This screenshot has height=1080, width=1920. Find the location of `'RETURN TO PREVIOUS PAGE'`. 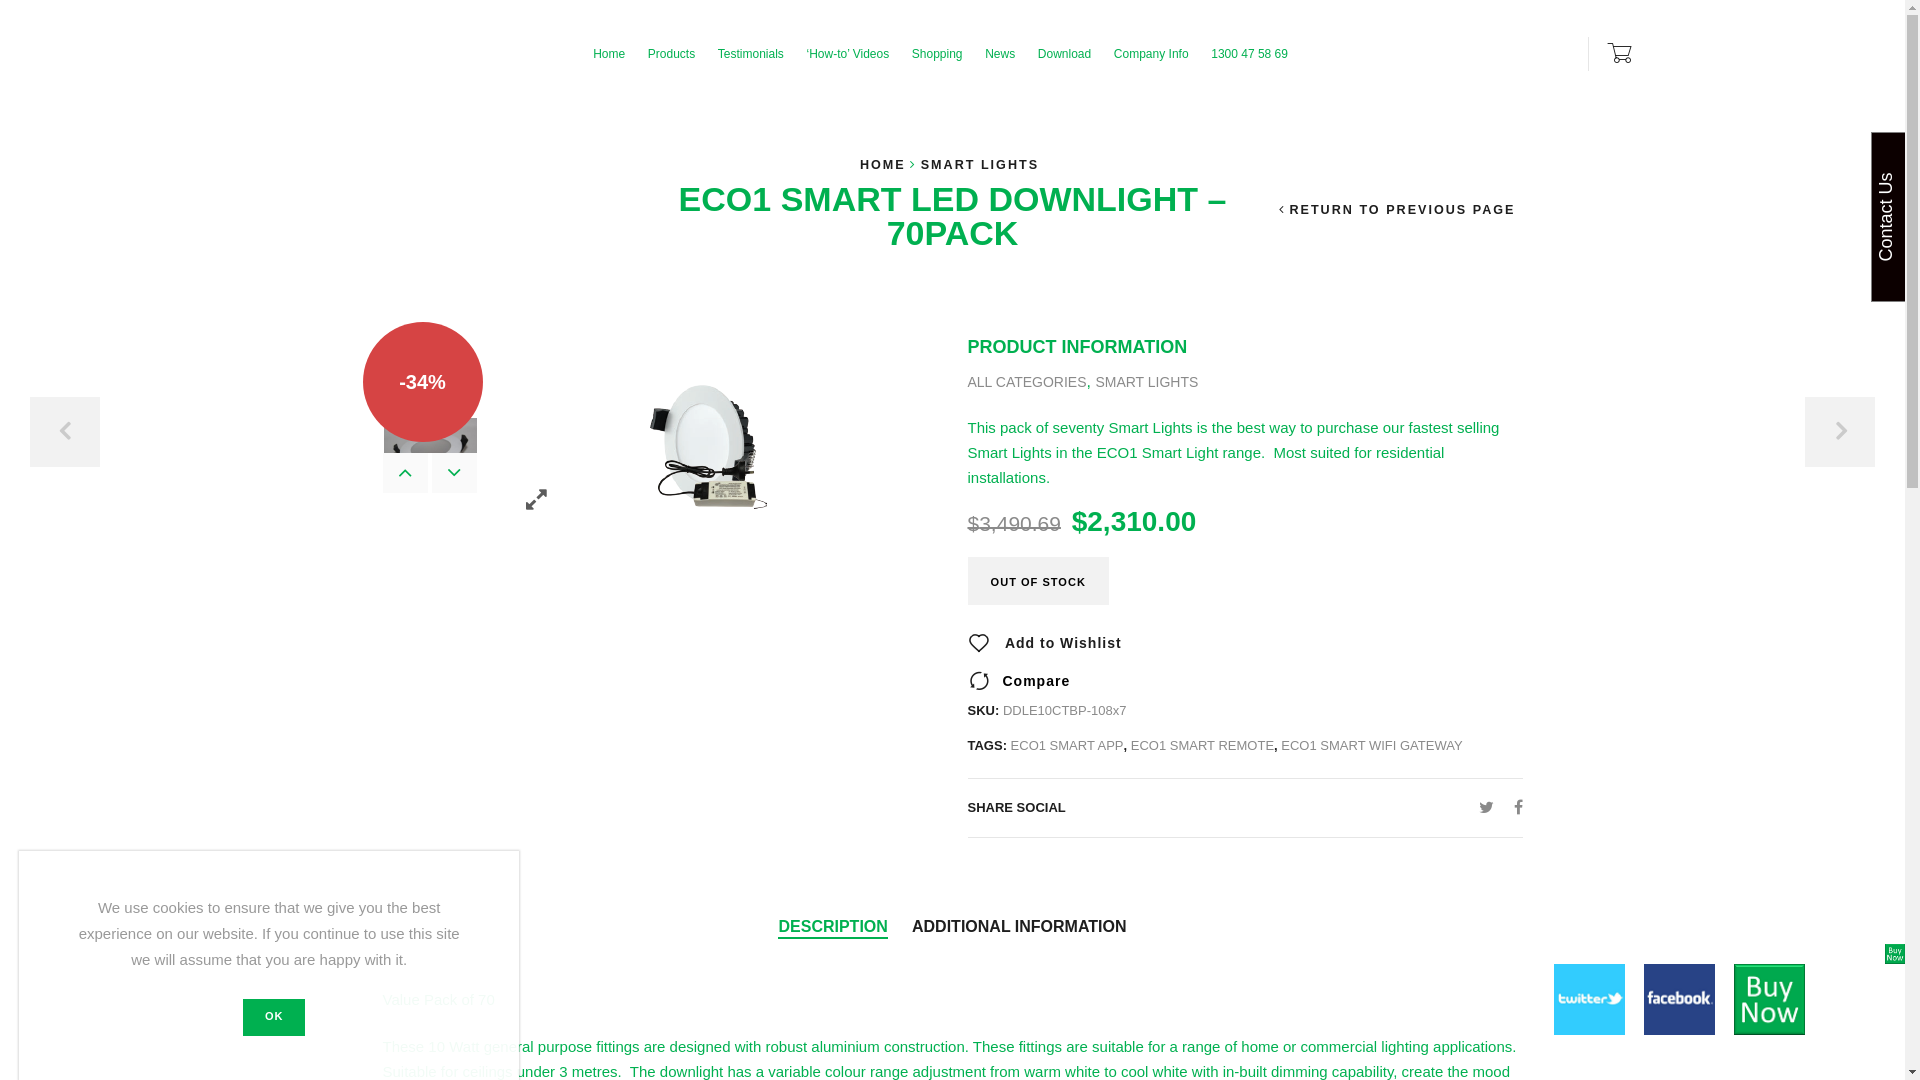

'RETURN TO PREVIOUS PAGE' is located at coordinates (1396, 210).